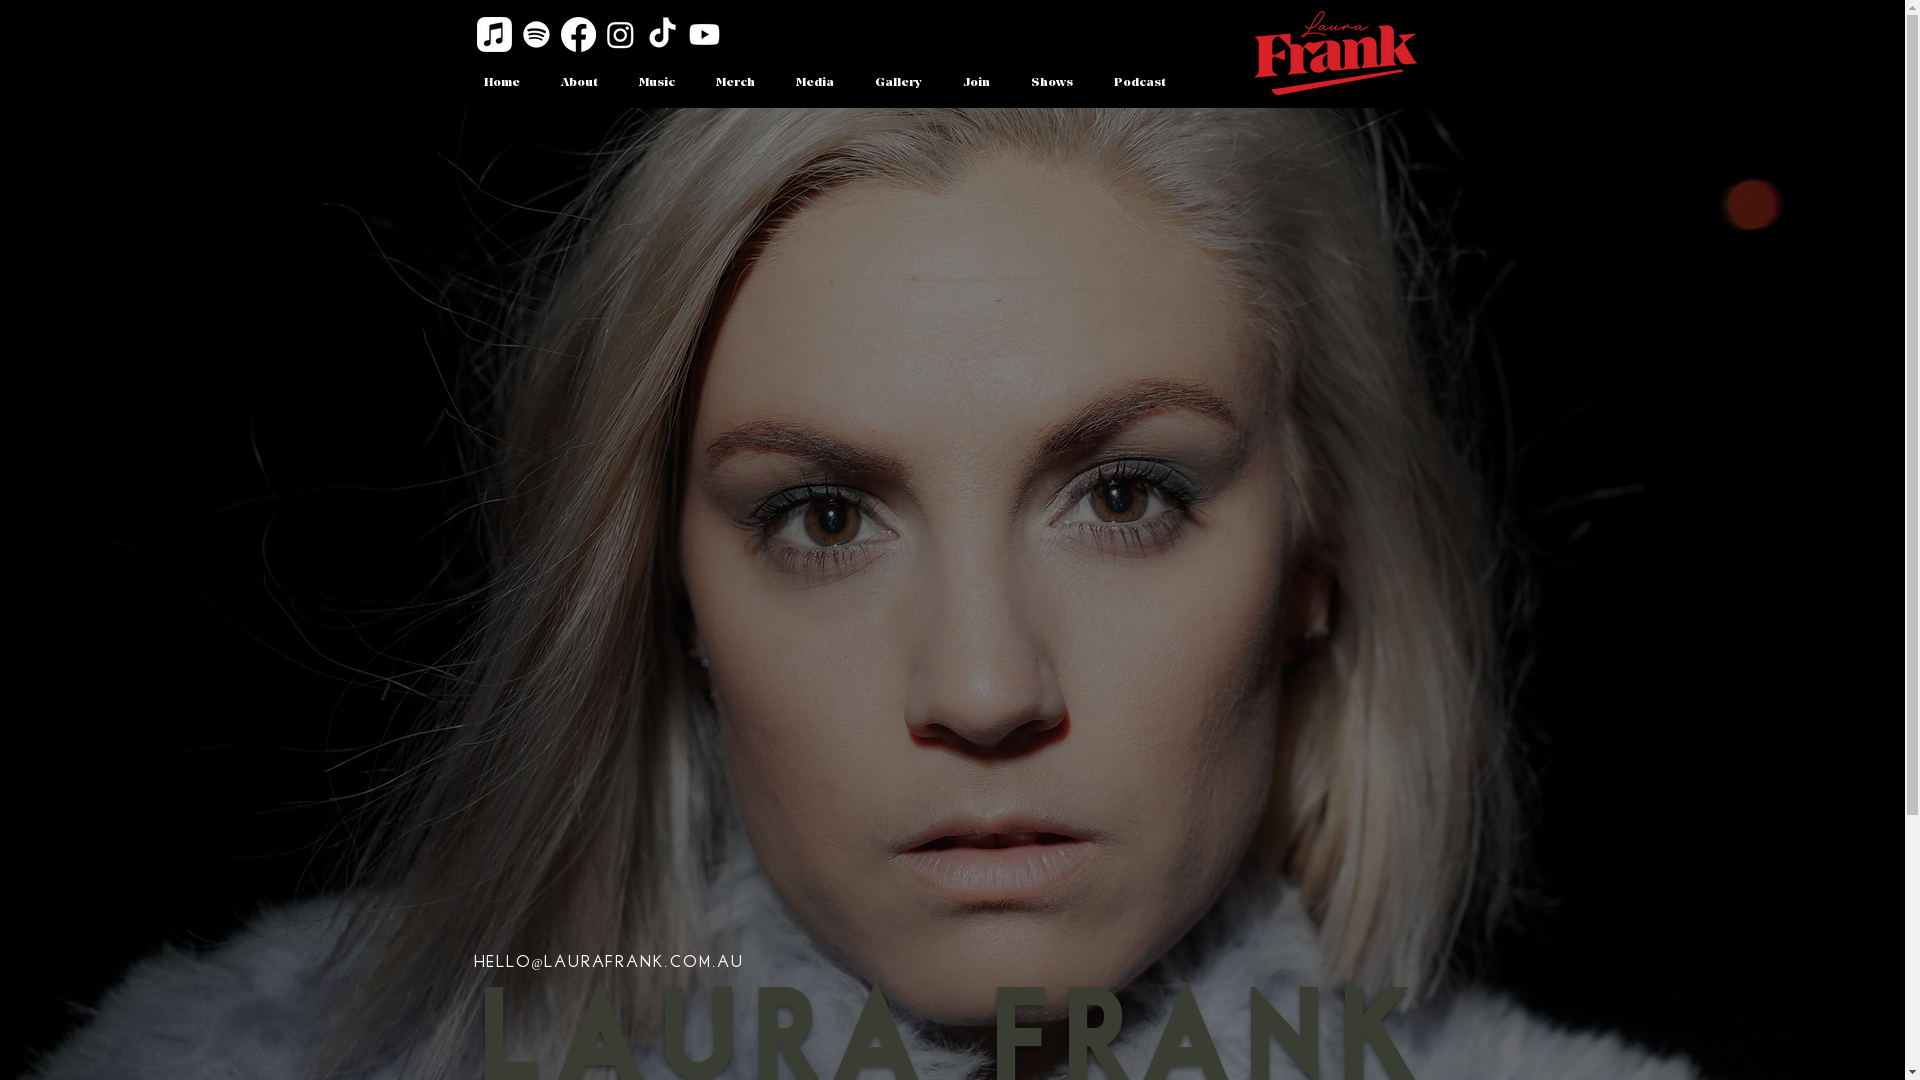 This screenshot has width=1920, height=1080. I want to click on 'Home', so click(500, 82).